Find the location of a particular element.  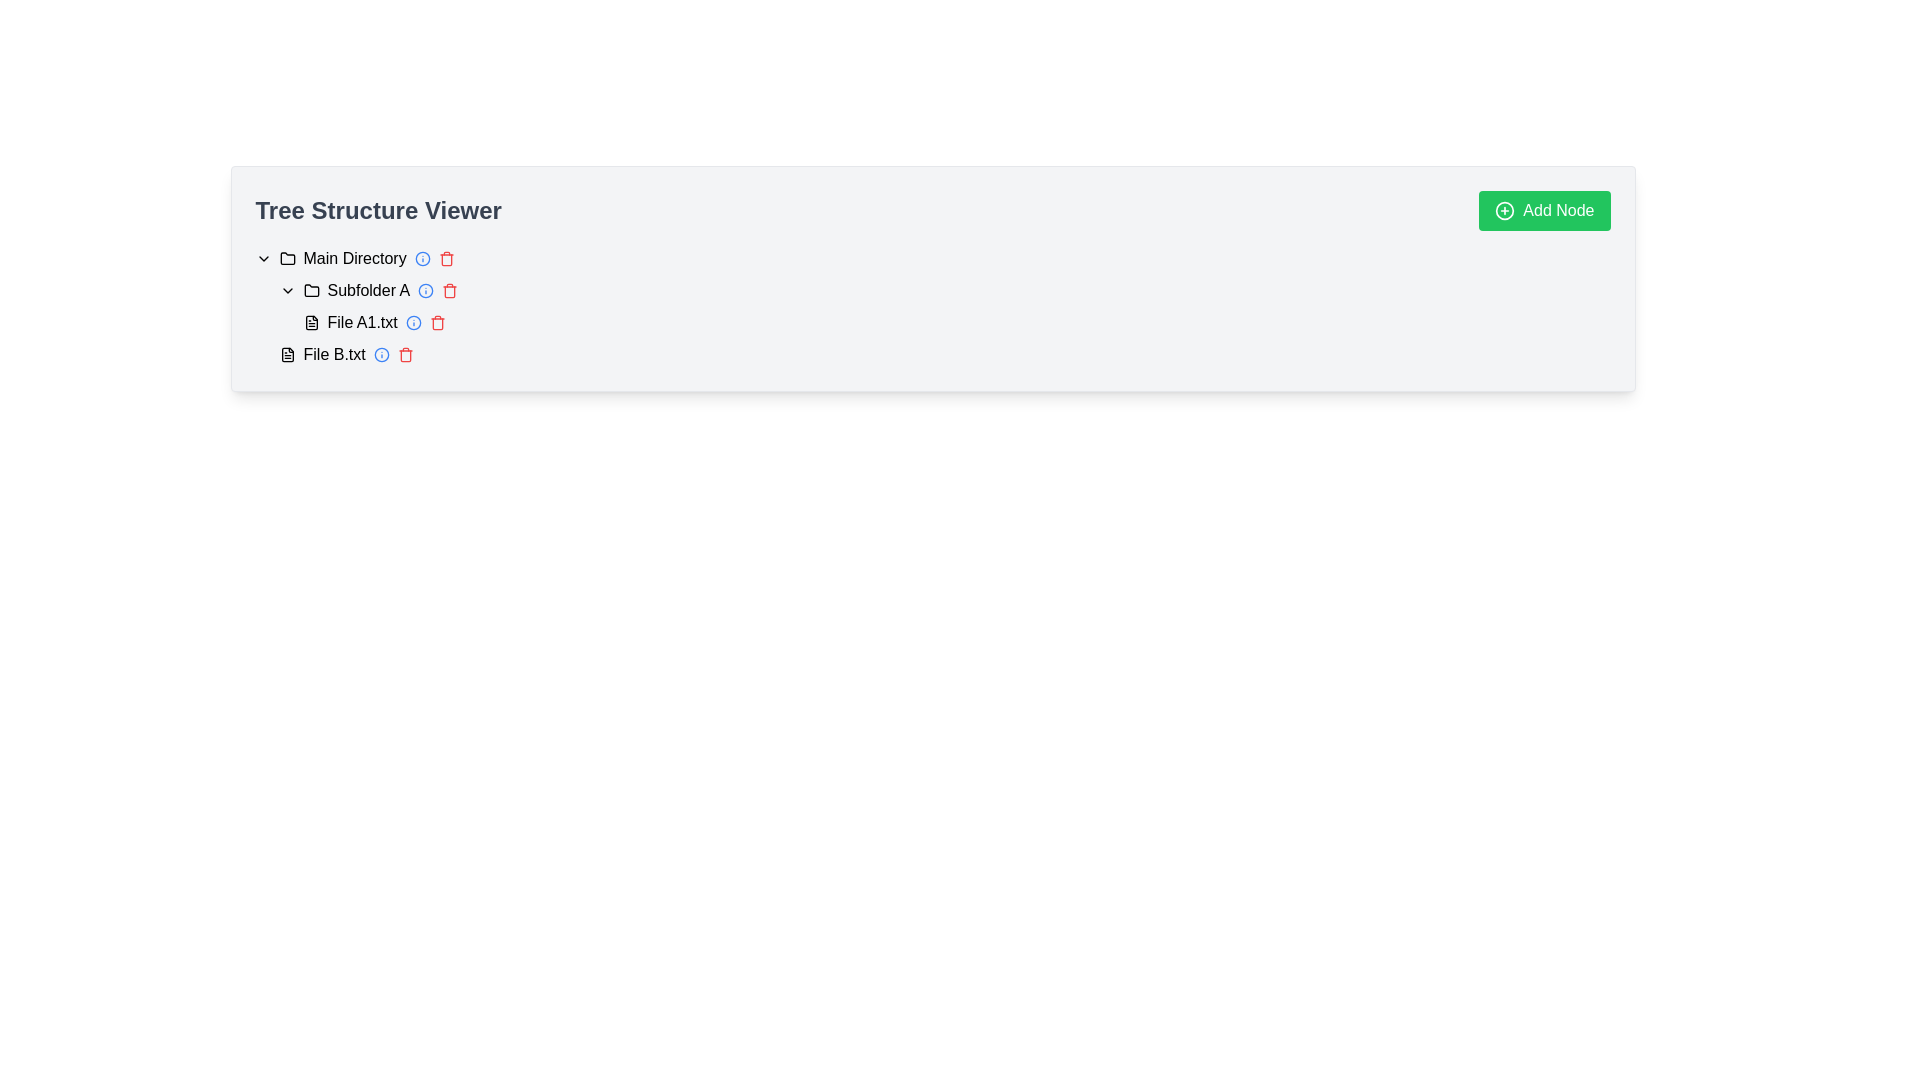

the red outlined trash bin icon located to the right of the text 'File B.txt' is located at coordinates (404, 353).